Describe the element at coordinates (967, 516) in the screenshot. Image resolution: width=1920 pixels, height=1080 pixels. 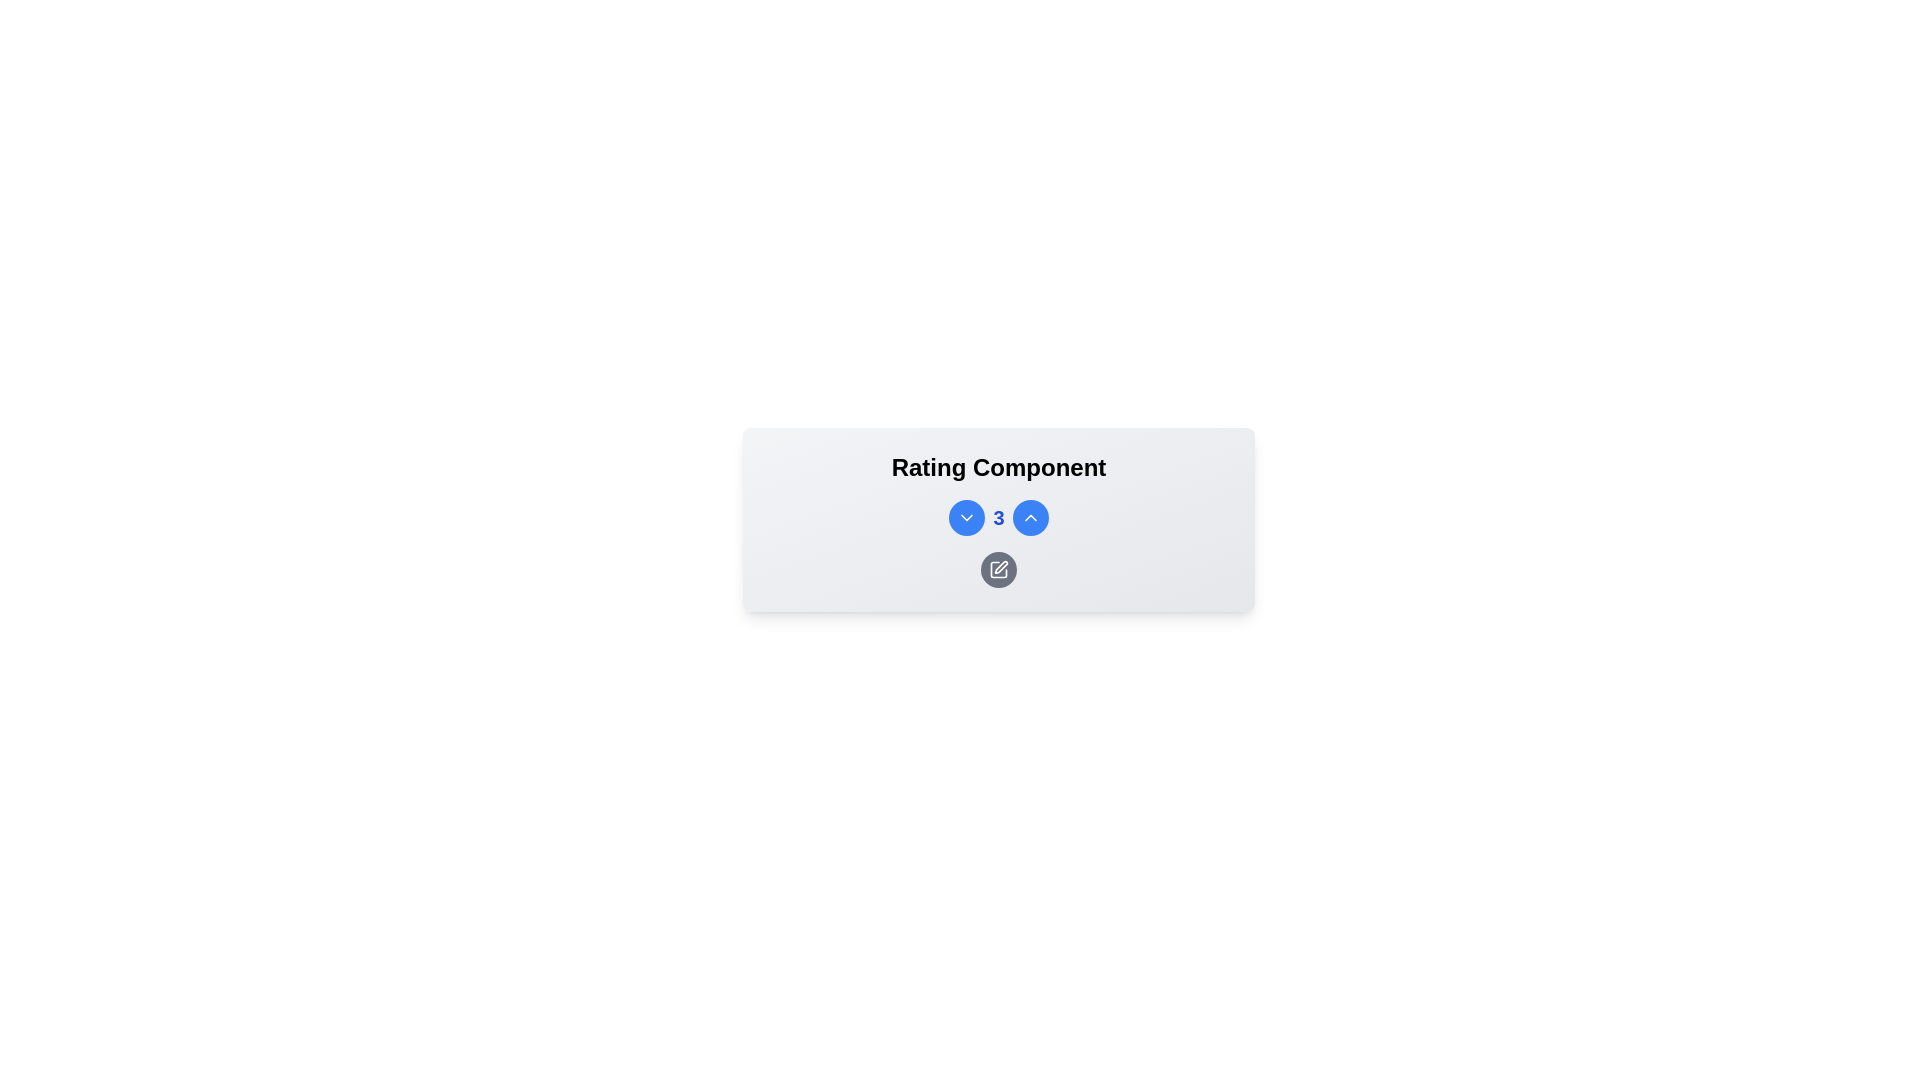
I see `the downward chevron SVG icon located centrally inside the blue circular button` at that location.